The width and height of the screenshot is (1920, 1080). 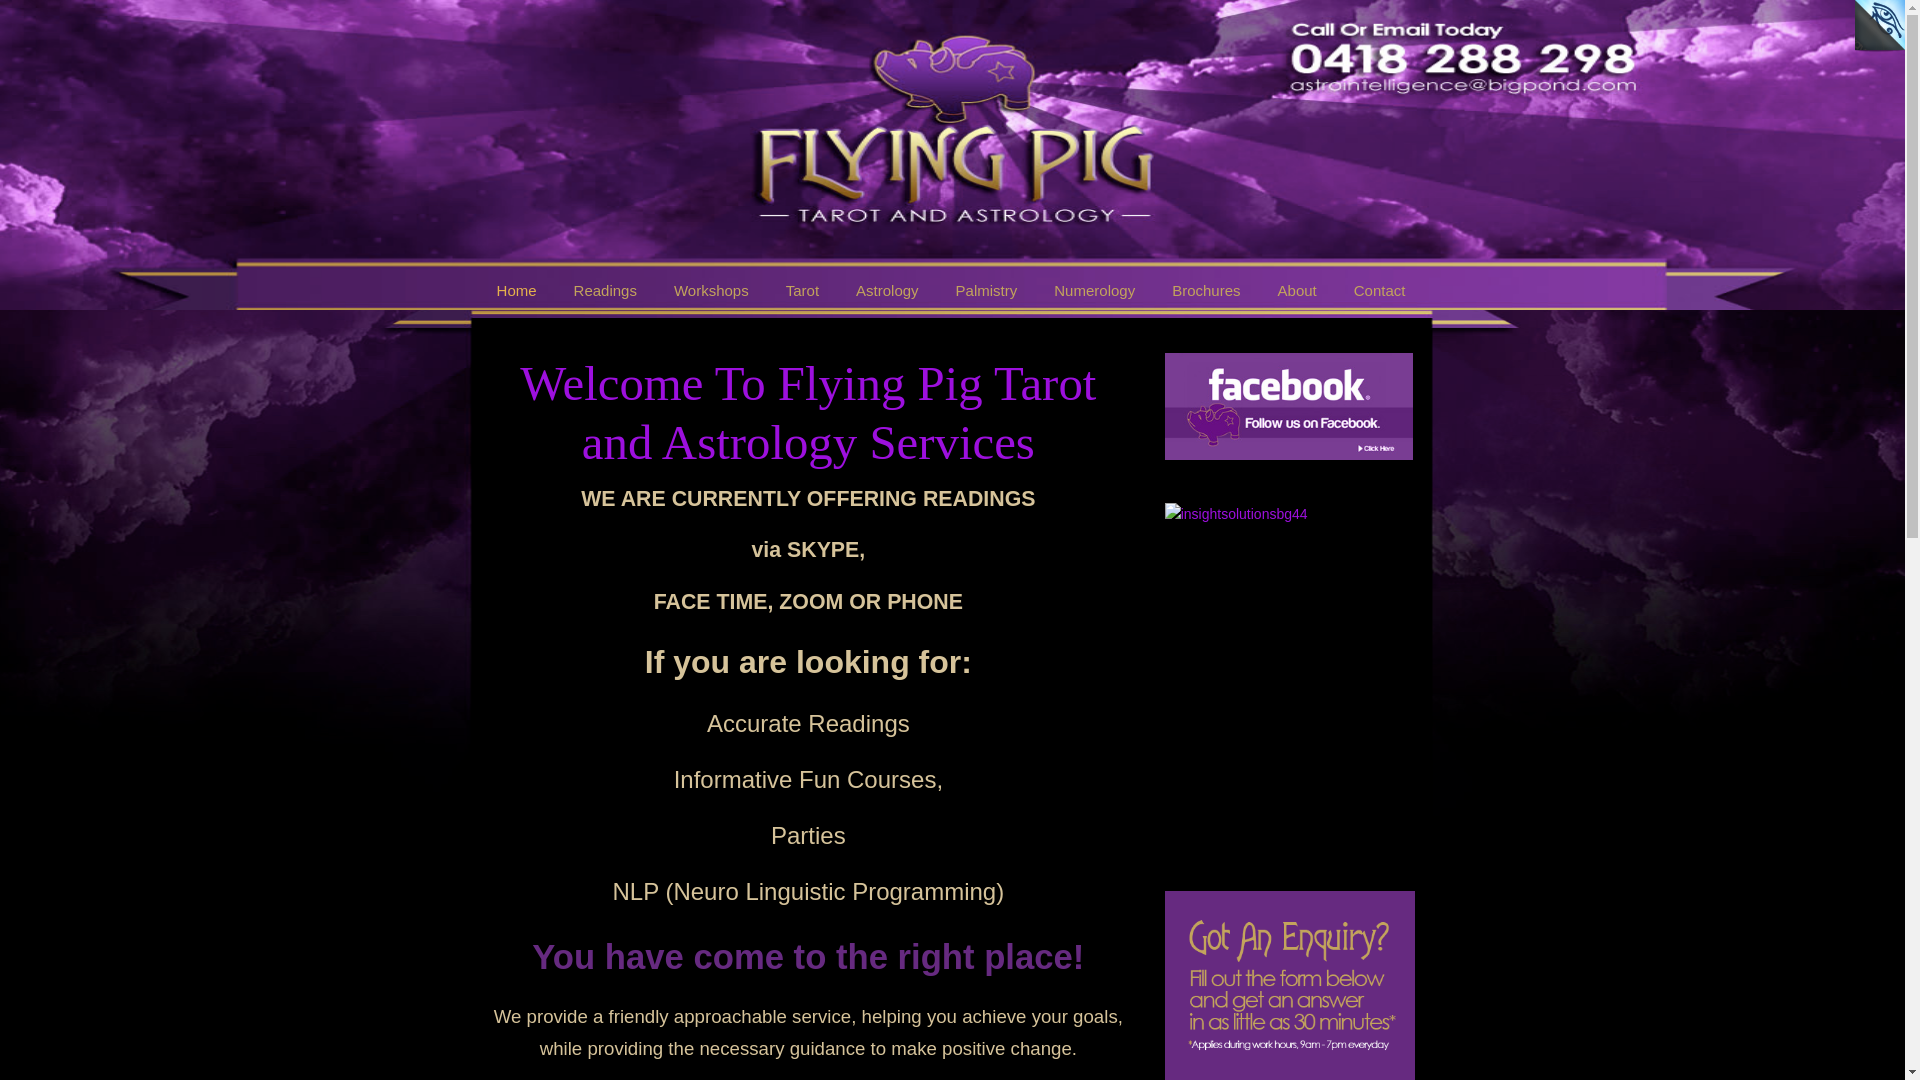 What do you see at coordinates (604, 290) in the screenshot?
I see `'Readings'` at bounding box center [604, 290].